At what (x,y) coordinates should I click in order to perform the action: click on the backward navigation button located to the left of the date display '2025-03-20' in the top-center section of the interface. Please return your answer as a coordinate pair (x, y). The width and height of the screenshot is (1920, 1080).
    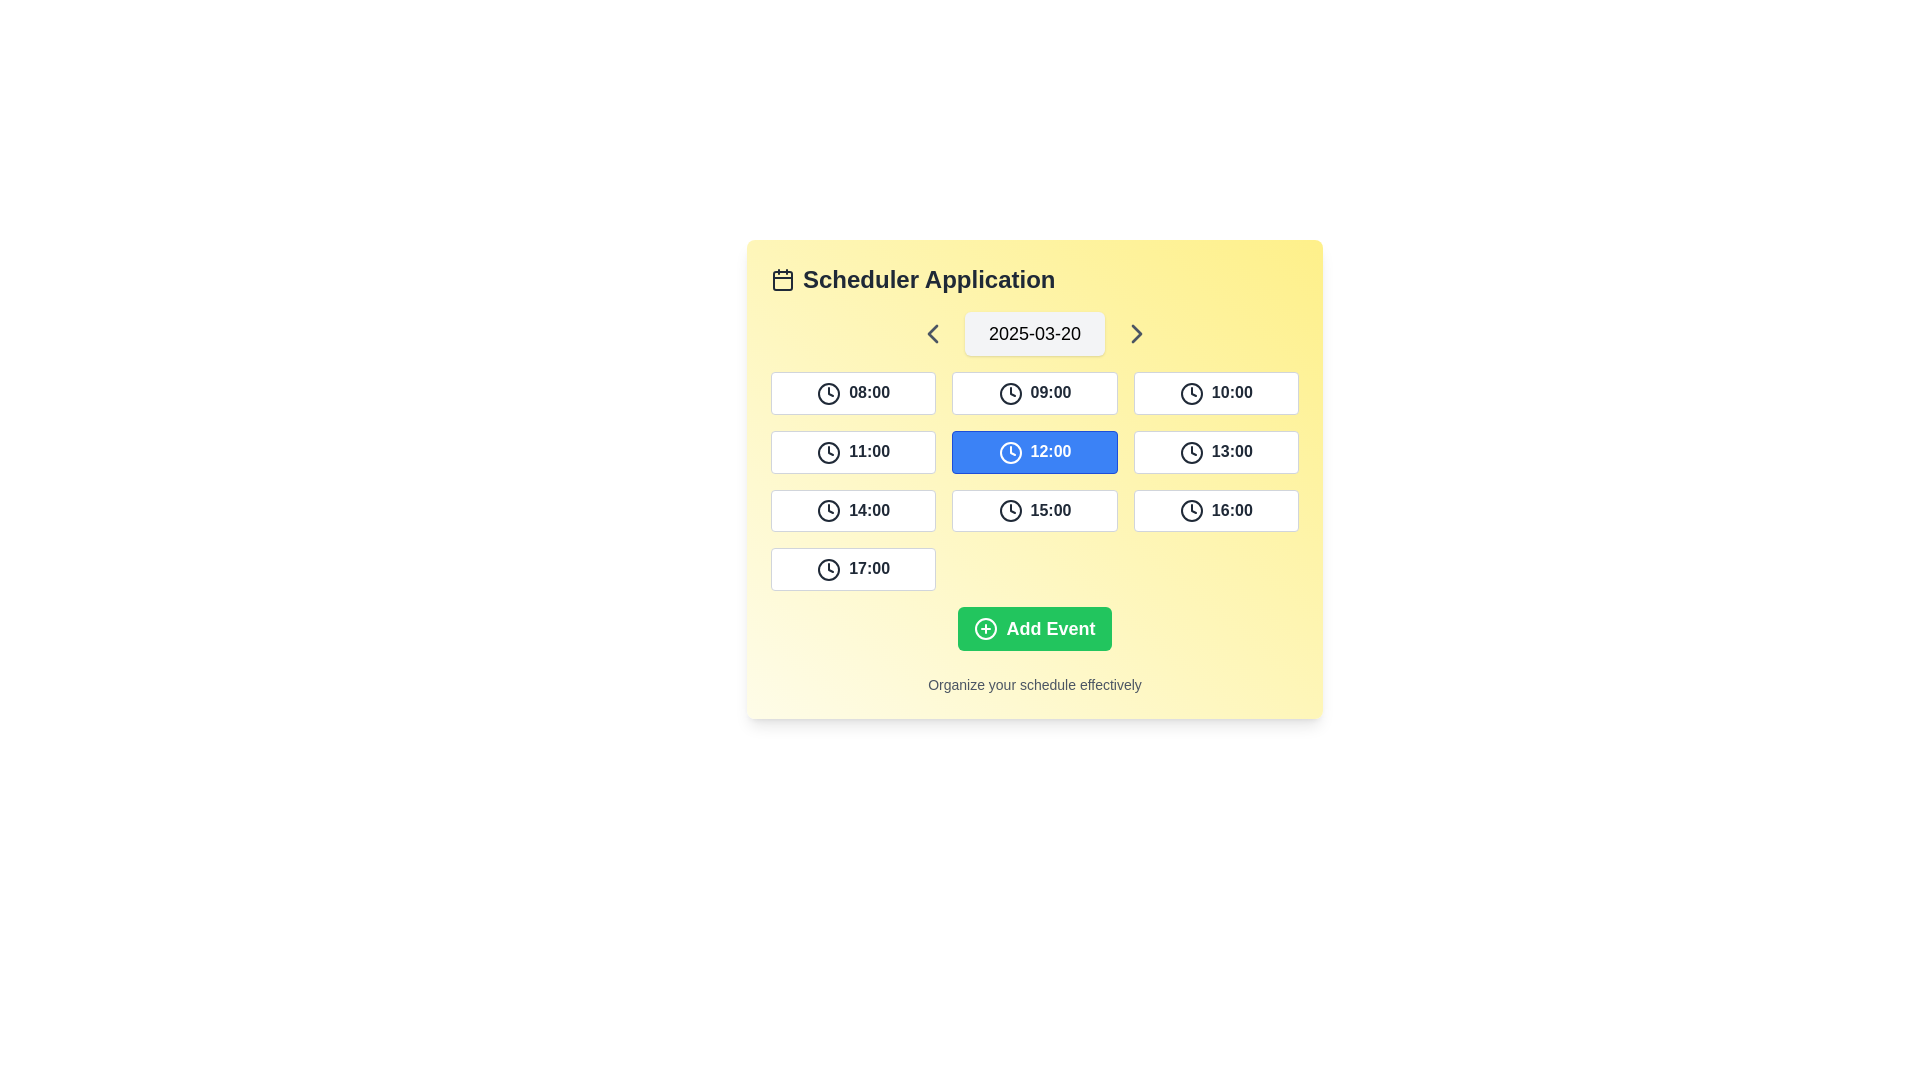
    Looking at the image, I should click on (931, 333).